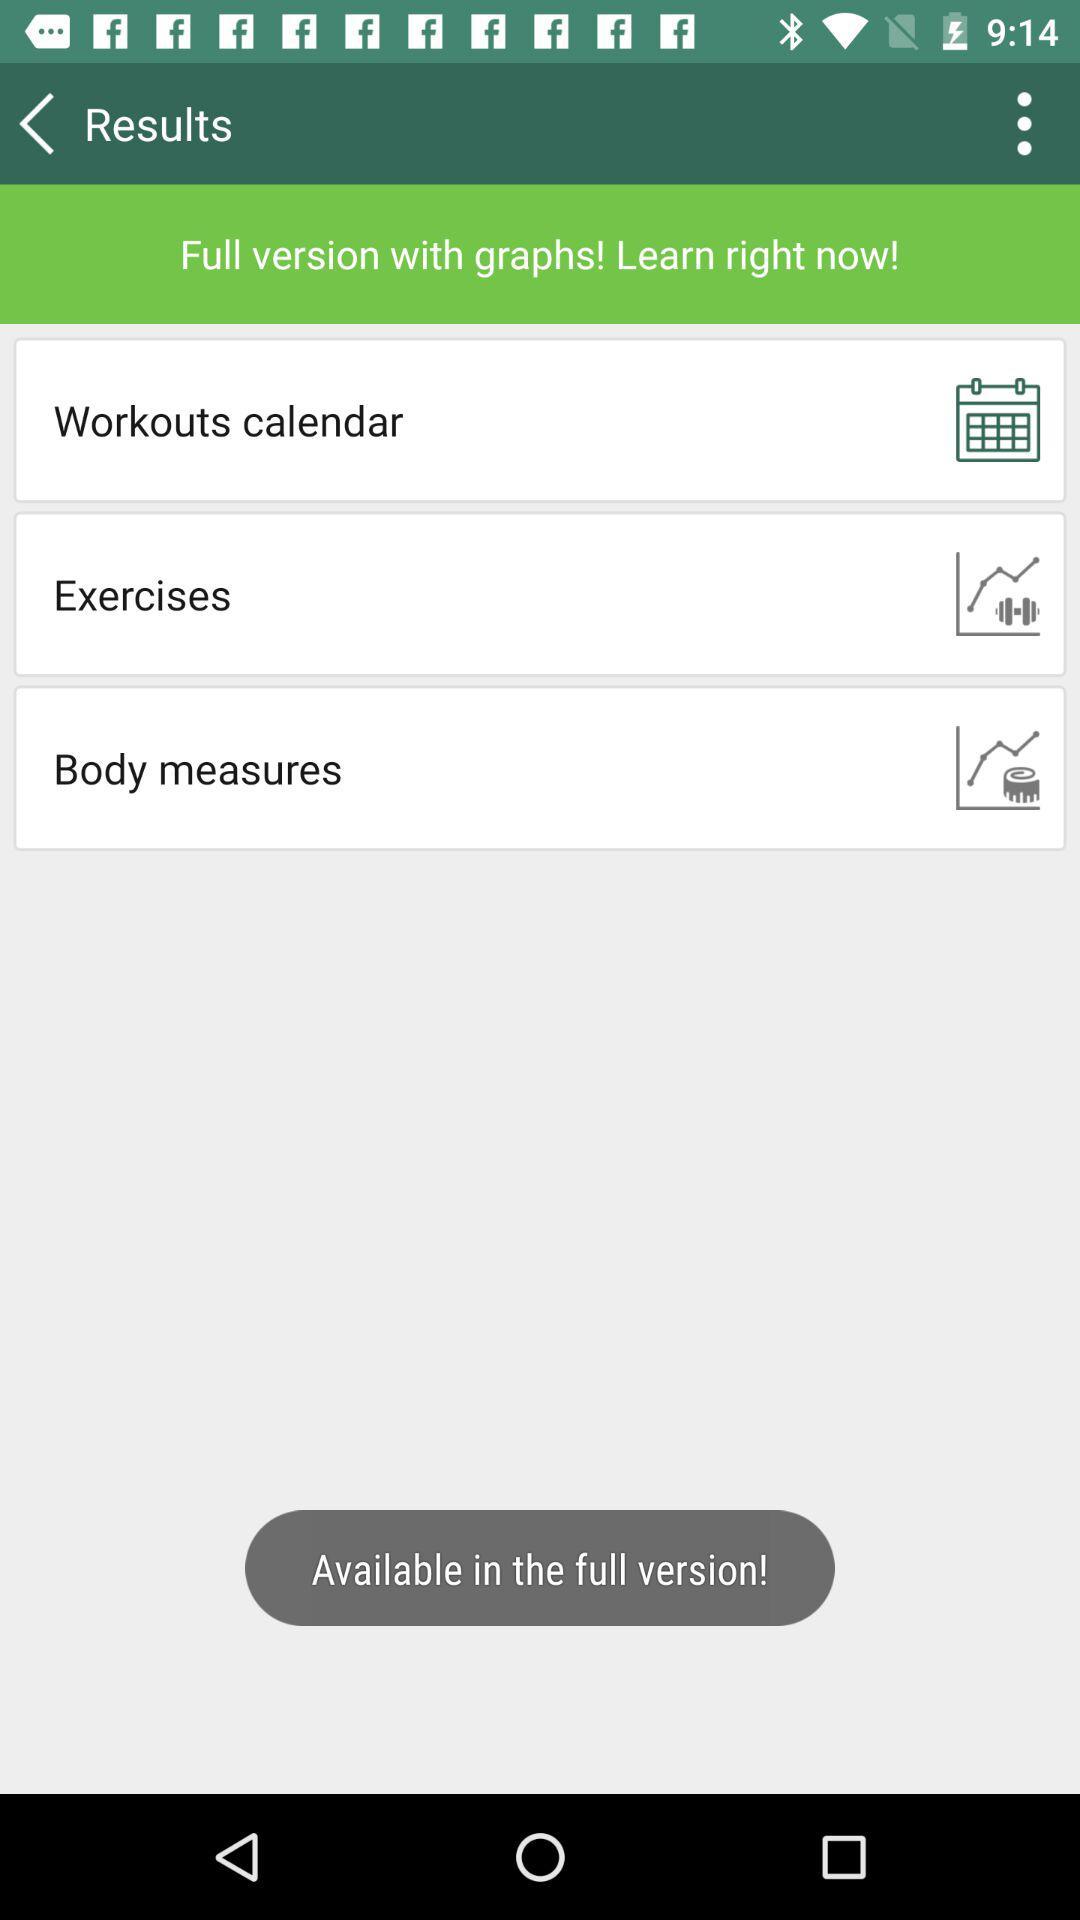 Image resolution: width=1080 pixels, height=1920 pixels. What do you see at coordinates (1031, 122) in the screenshot?
I see `the more icon` at bounding box center [1031, 122].